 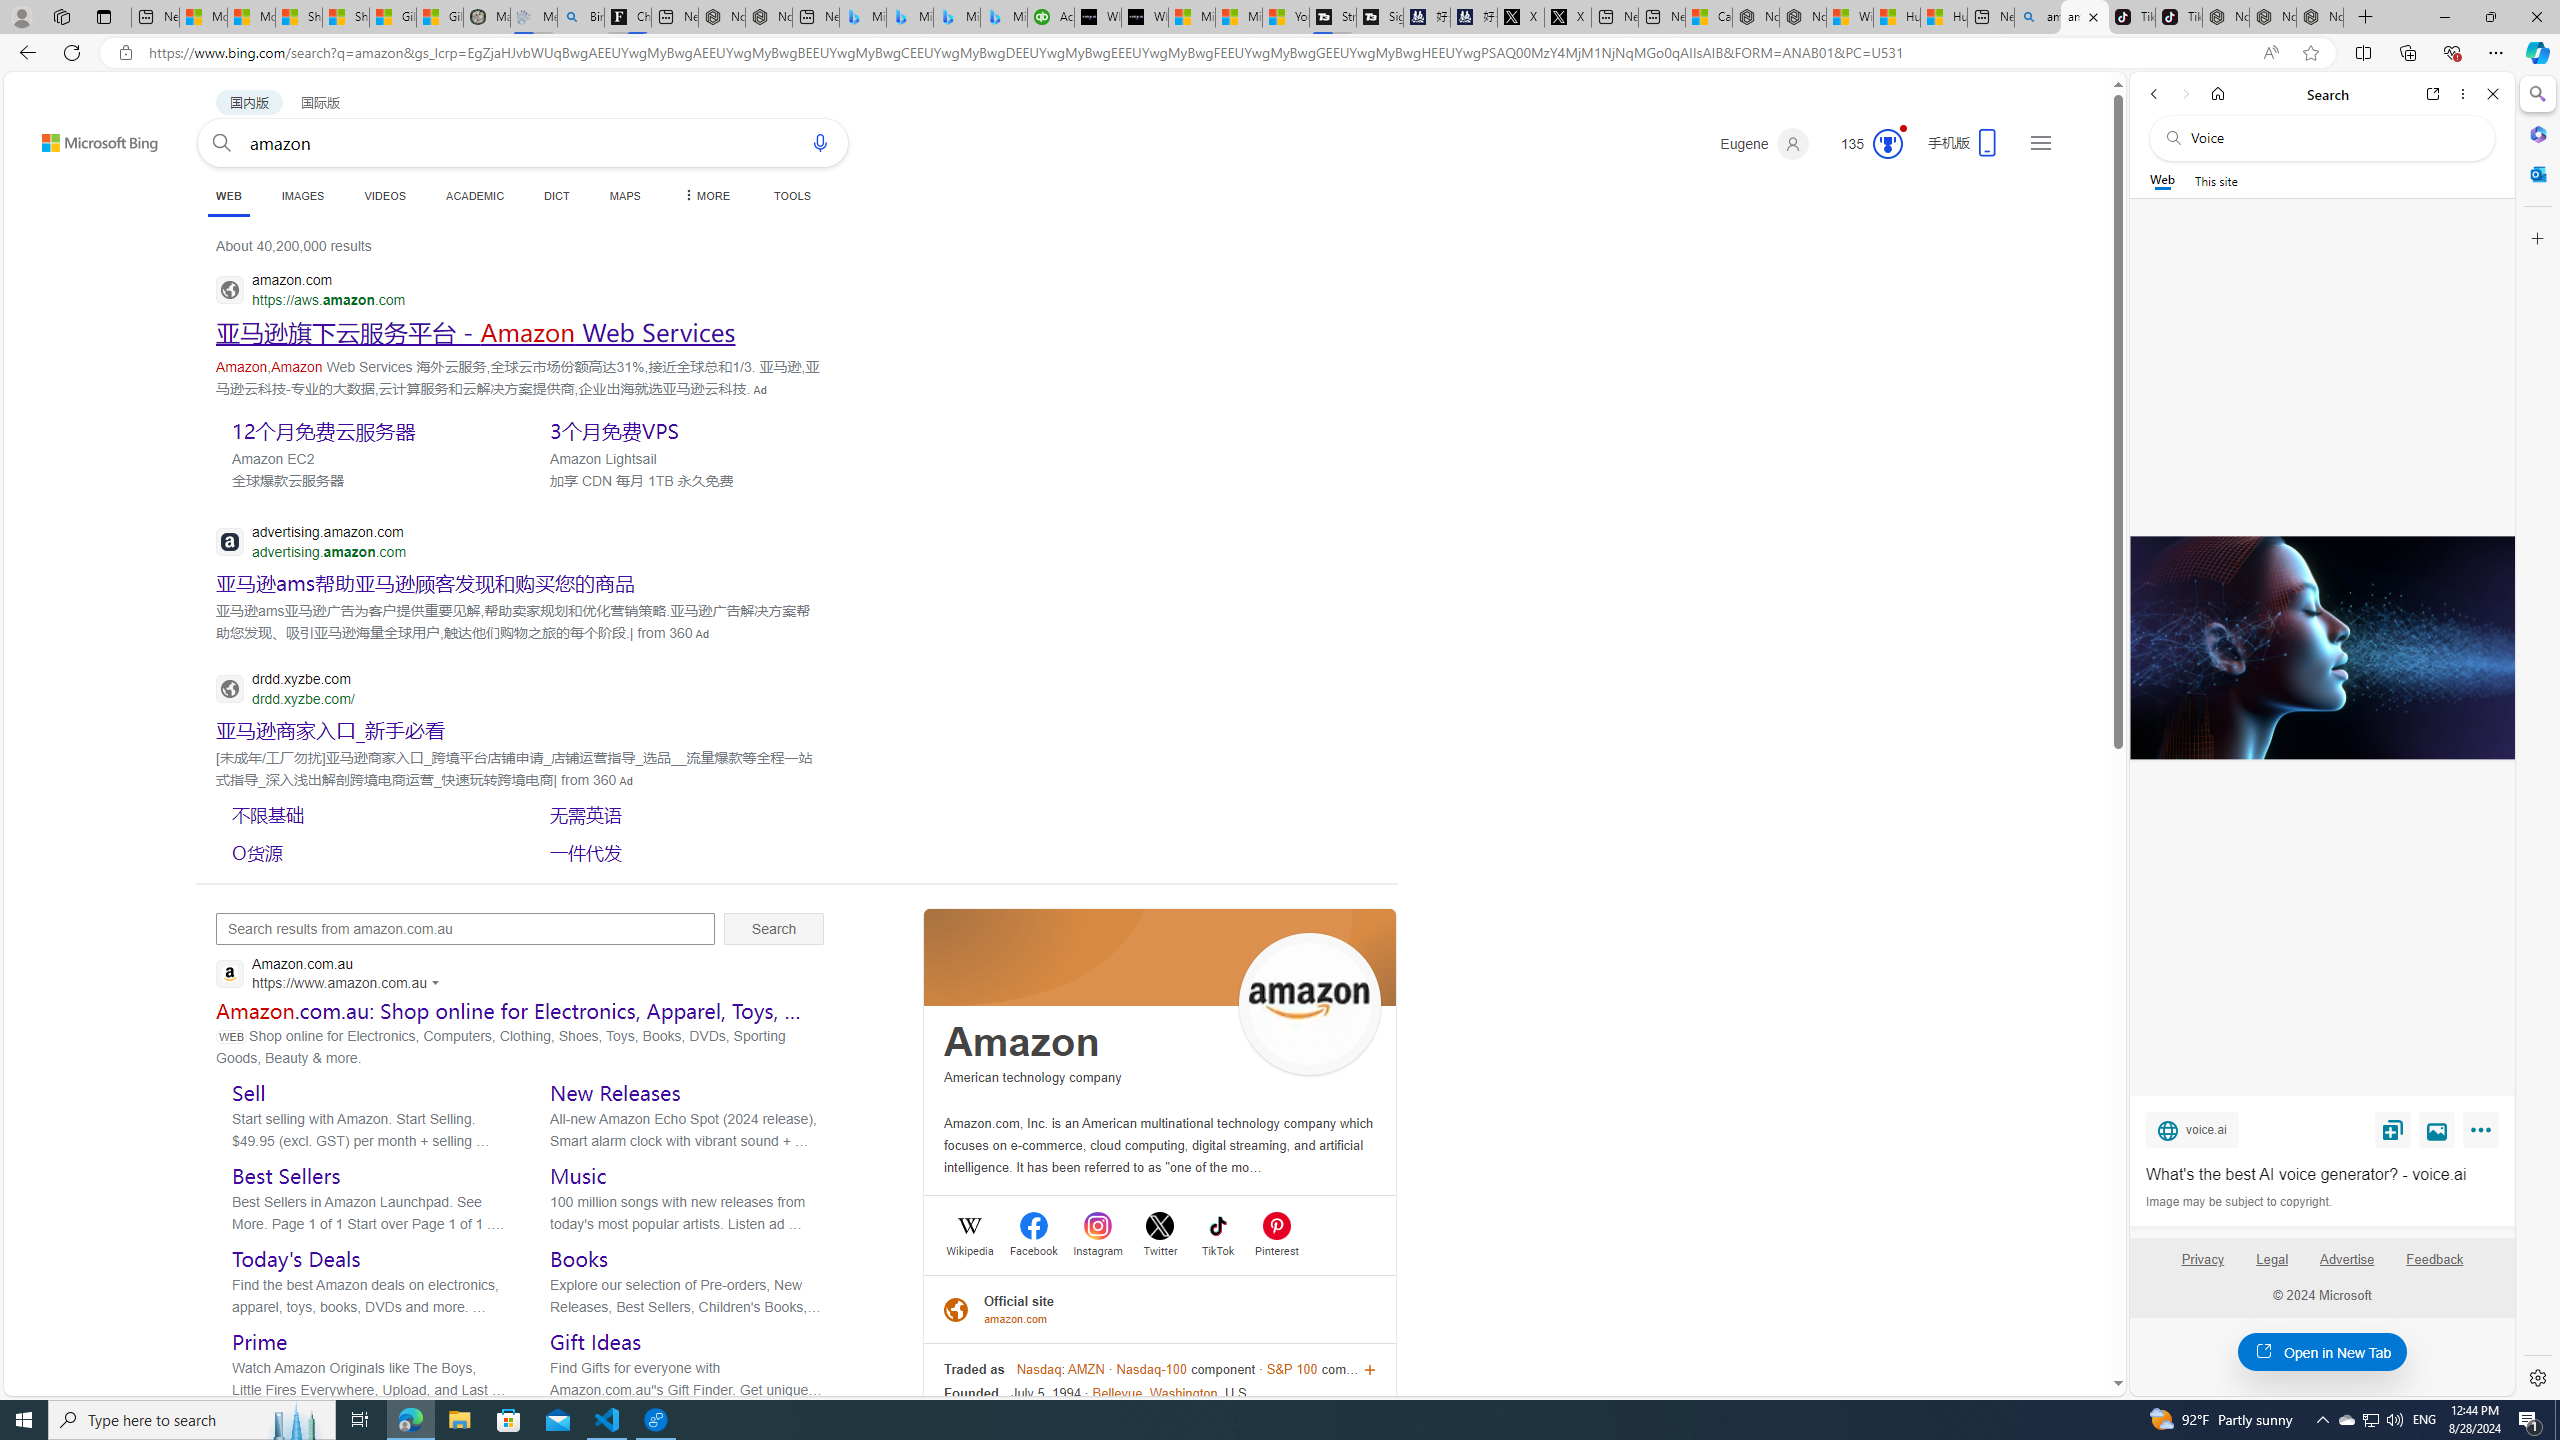 What do you see at coordinates (819, 141) in the screenshot?
I see `'Search using voice'` at bounding box center [819, 141].